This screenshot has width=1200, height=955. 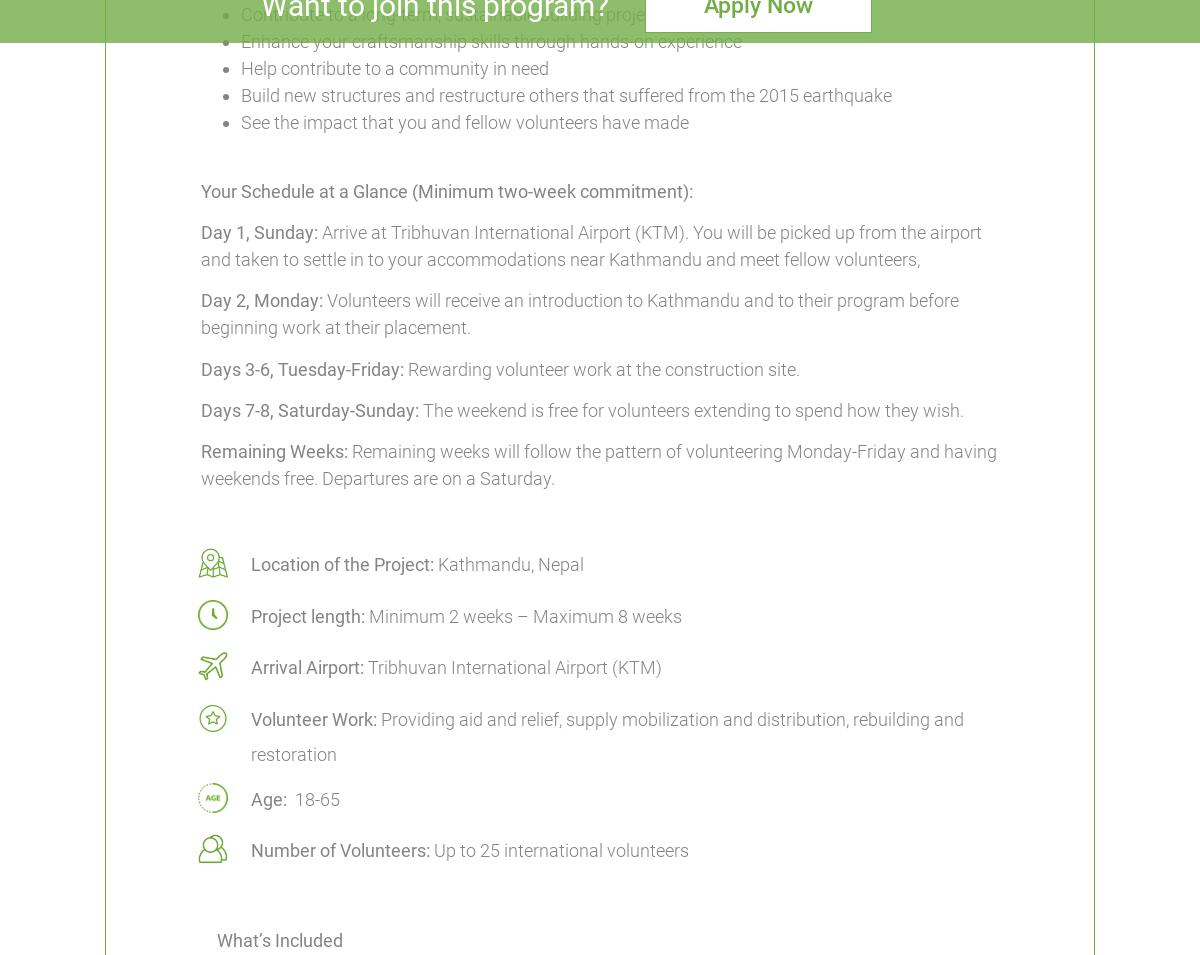 I want to click on 'Arrive at Tribhuvan International Airport (KTM). You will be picked up from the airport and taken to settle in to your accommodations near Kathmandu and meet fellow volunteers,', so click(x=200, y=244).